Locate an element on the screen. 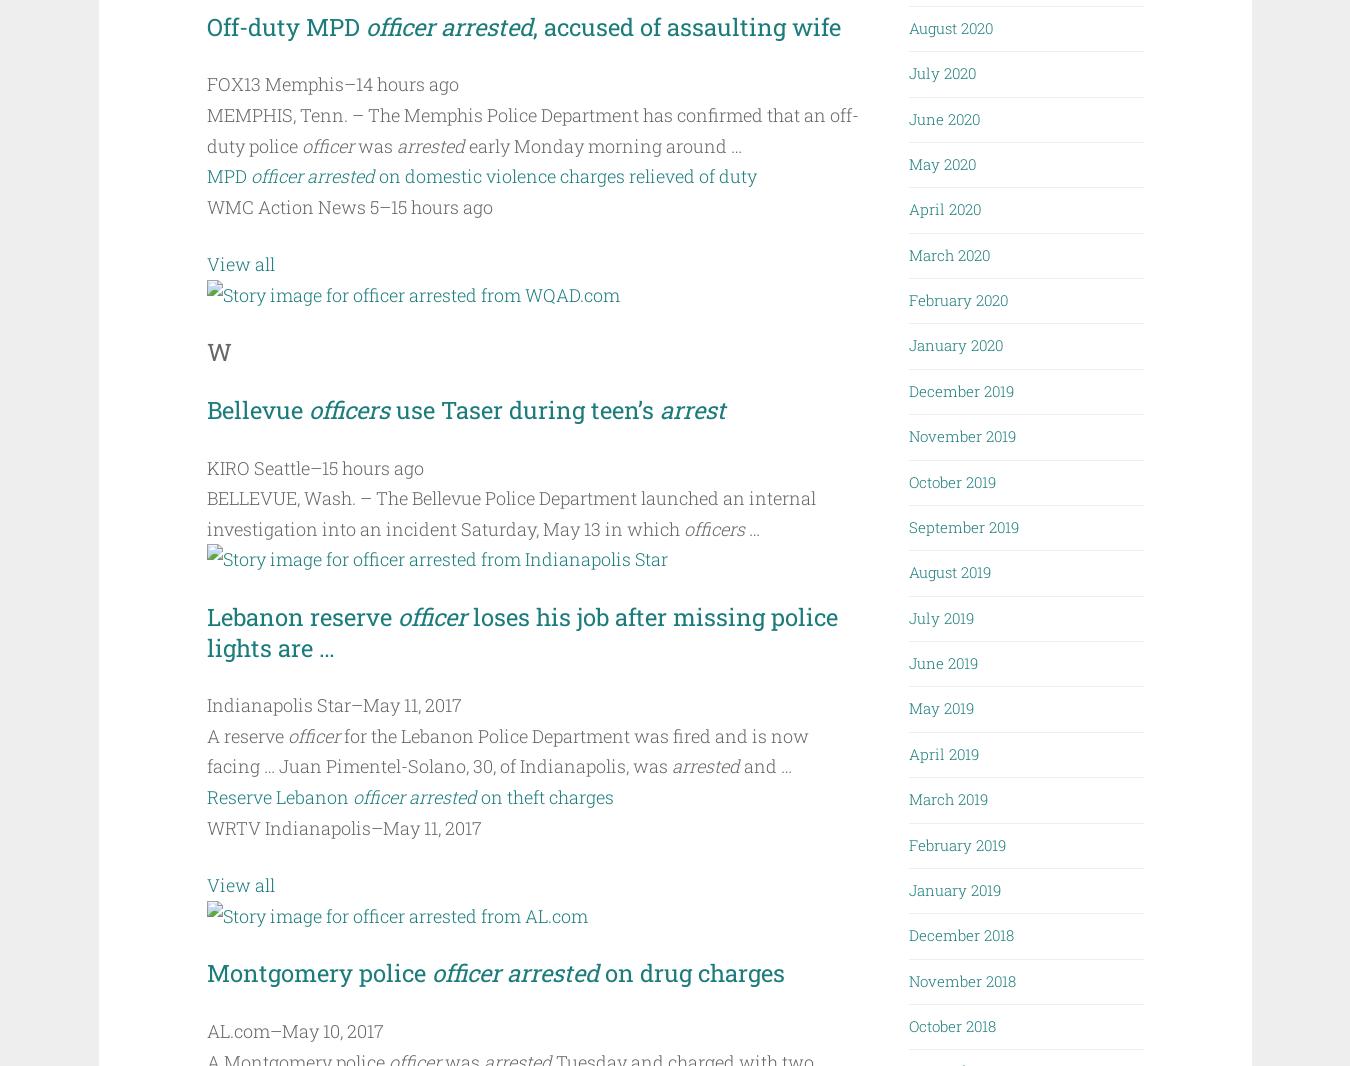 Image resolution: width=1350 pixels, height=1066 pixels. 'August 2020' is located at coordinates (949, 25).